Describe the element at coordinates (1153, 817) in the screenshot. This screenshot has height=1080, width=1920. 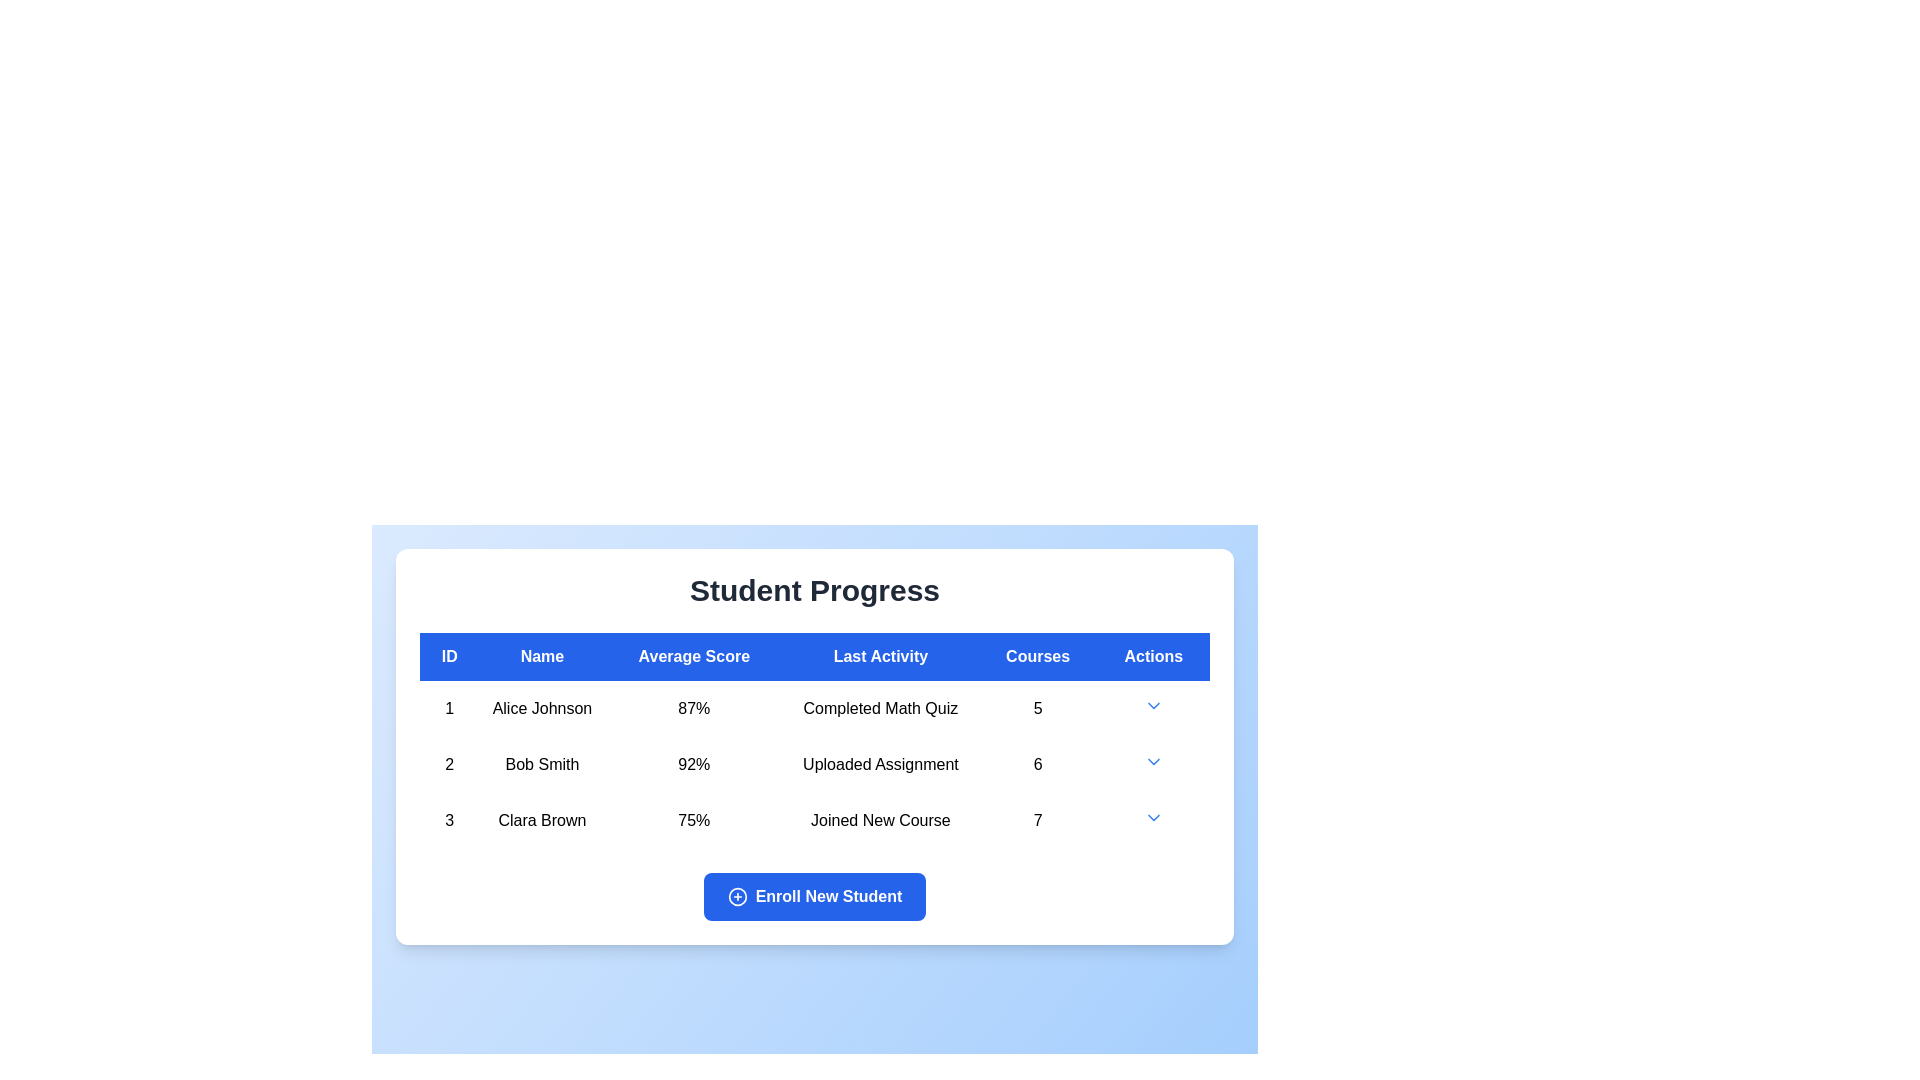
I see `the dropdown toggle button in the 'Actions' column of the last row in the 'Student Progress' table` at that location.